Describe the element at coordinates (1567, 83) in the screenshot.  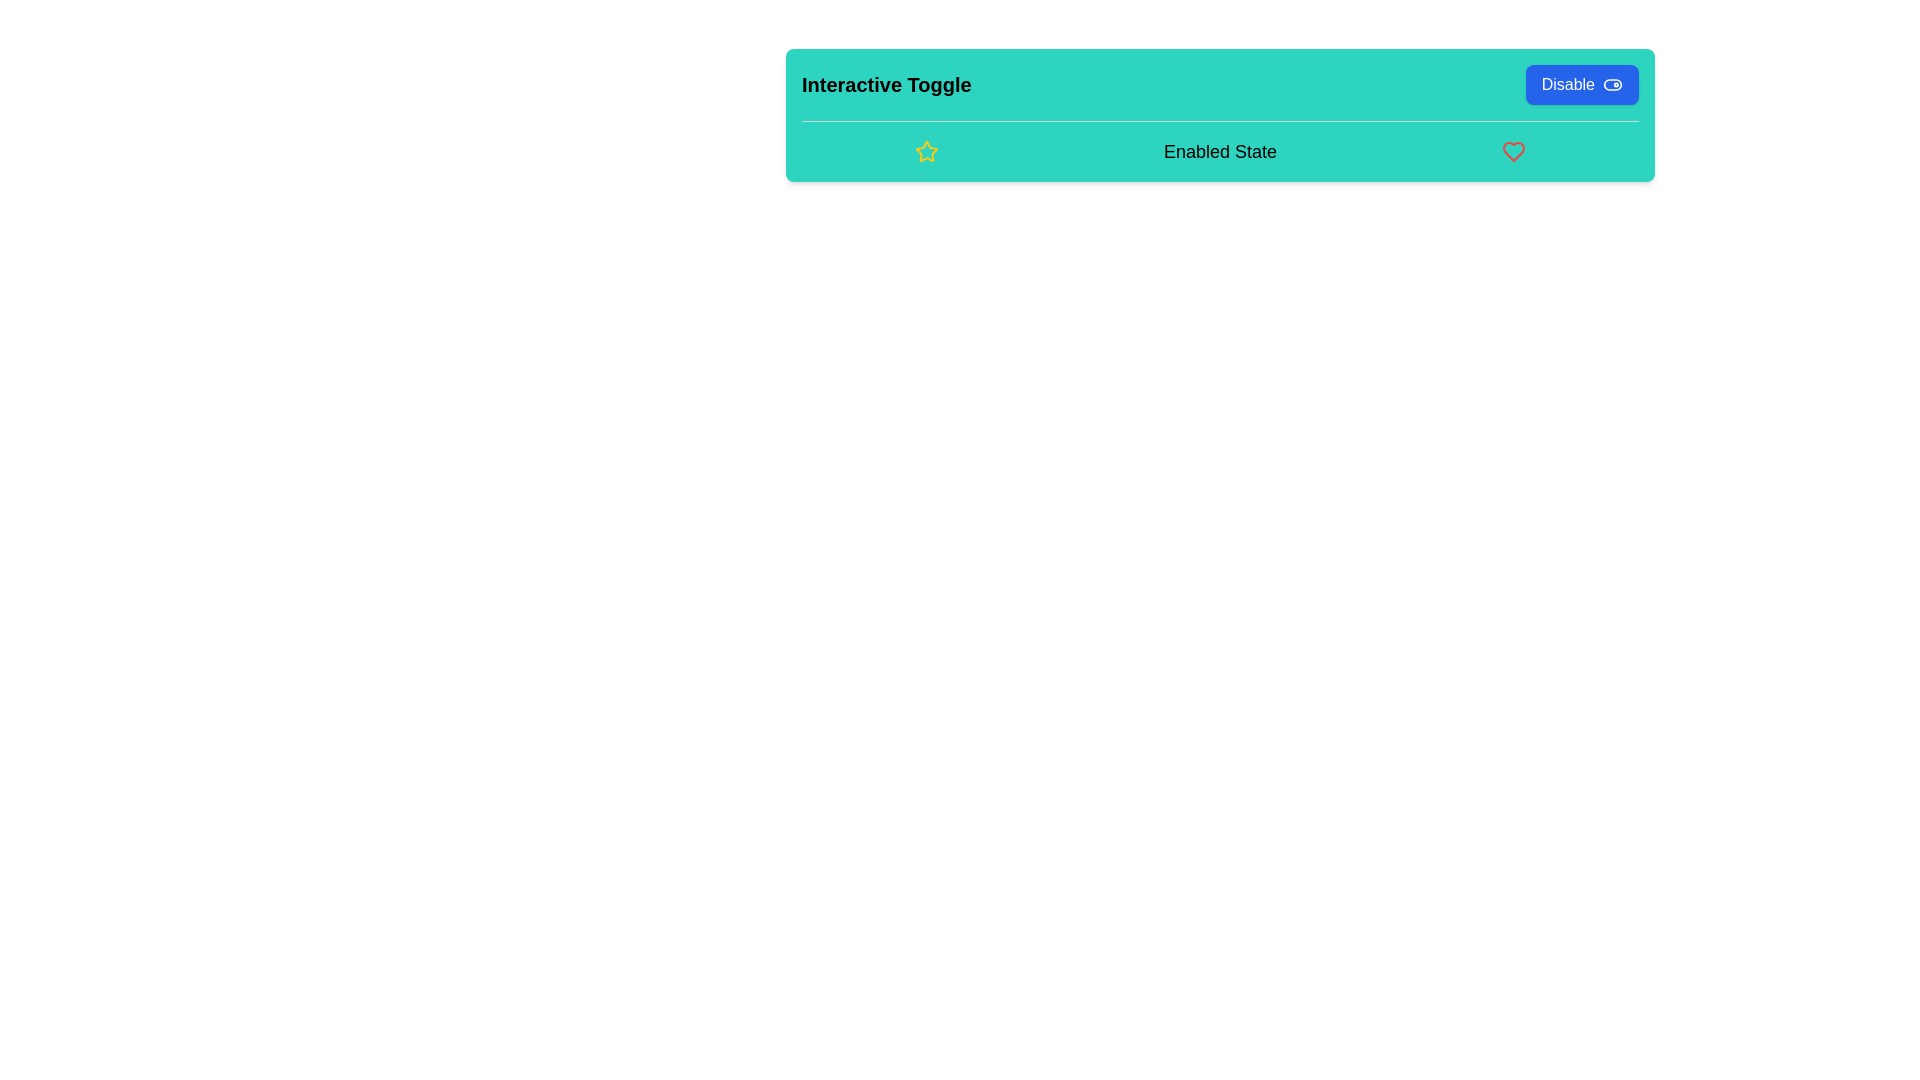
I see `the 'Disable' text label located in the top-right corner of the teal-colored section, which describes the button's functionality` at that location.